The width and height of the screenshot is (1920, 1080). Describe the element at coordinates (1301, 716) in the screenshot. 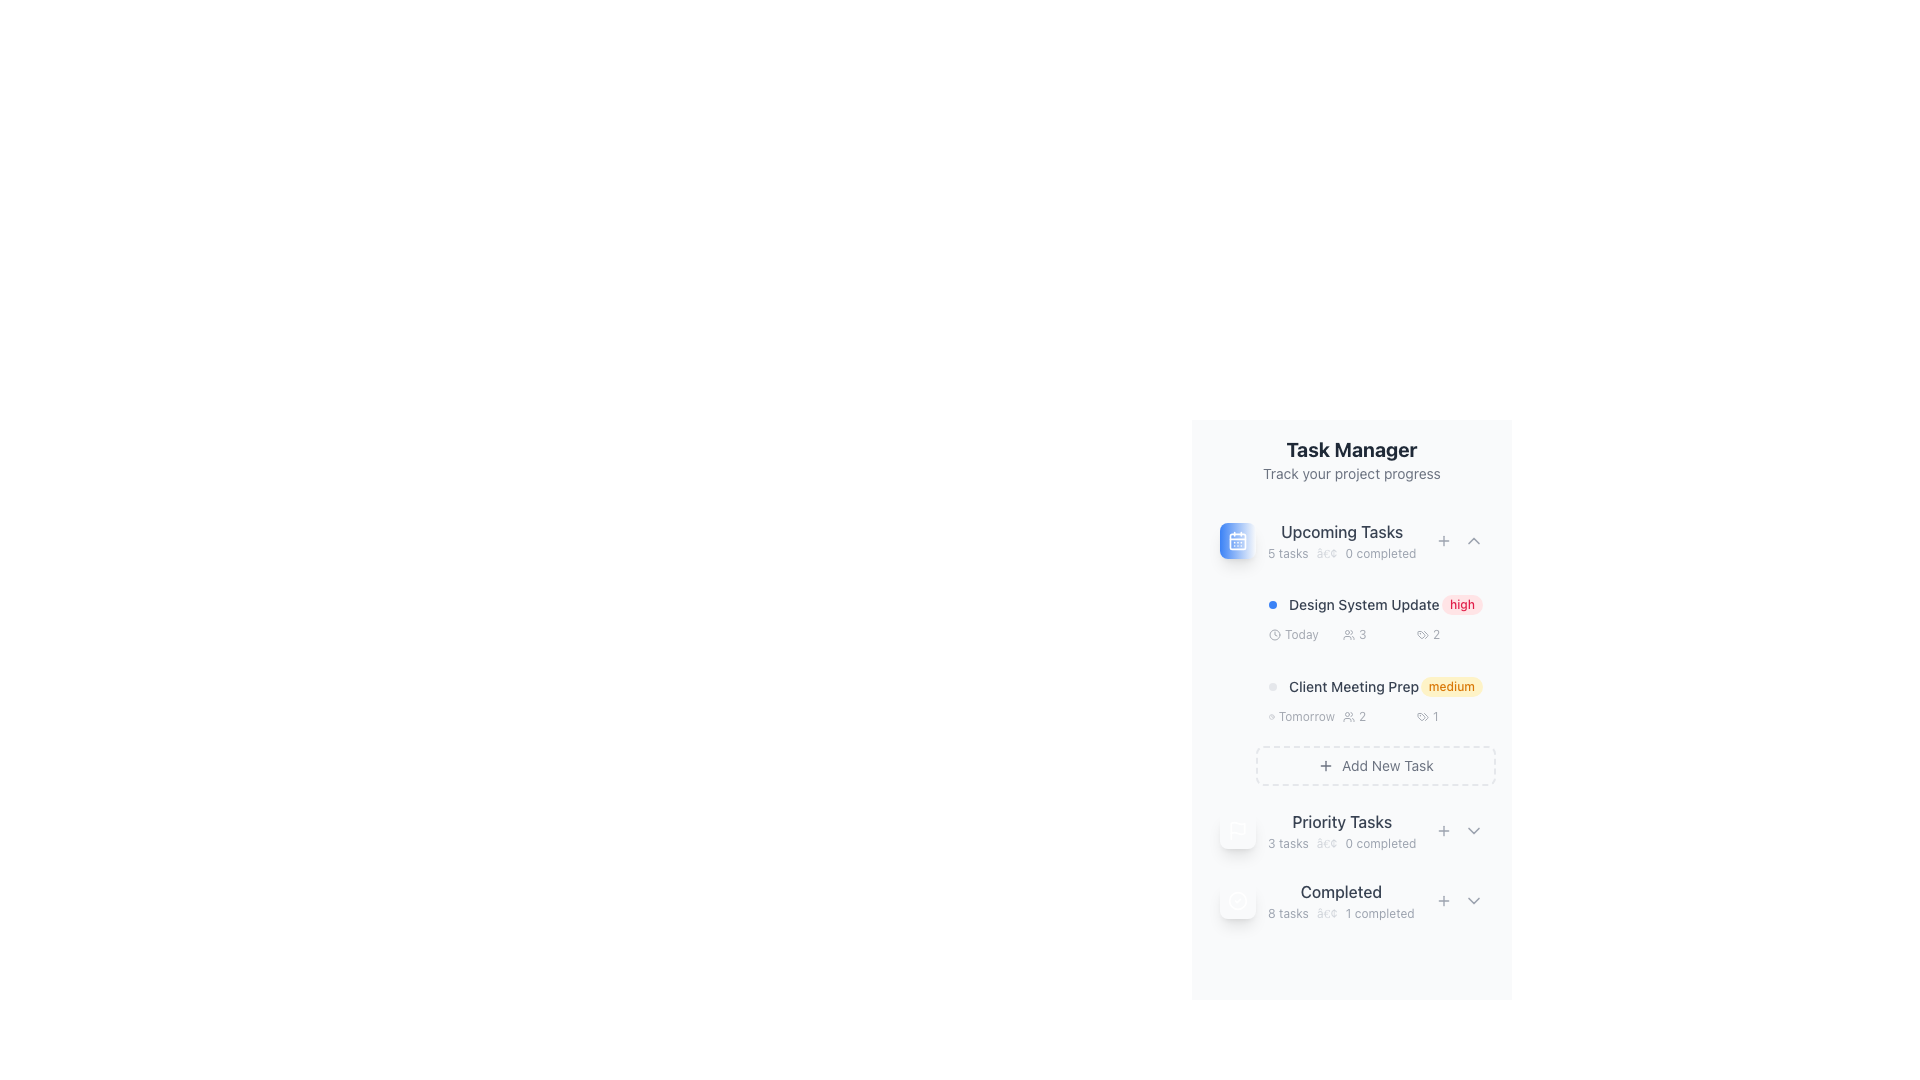

I see `the label displaying the word 'Tomorrow' in a small, gray-colored font, which is the first element within the 'Client Meeting Prep' task section in the 'Upcoming Tasks' group` at that location.